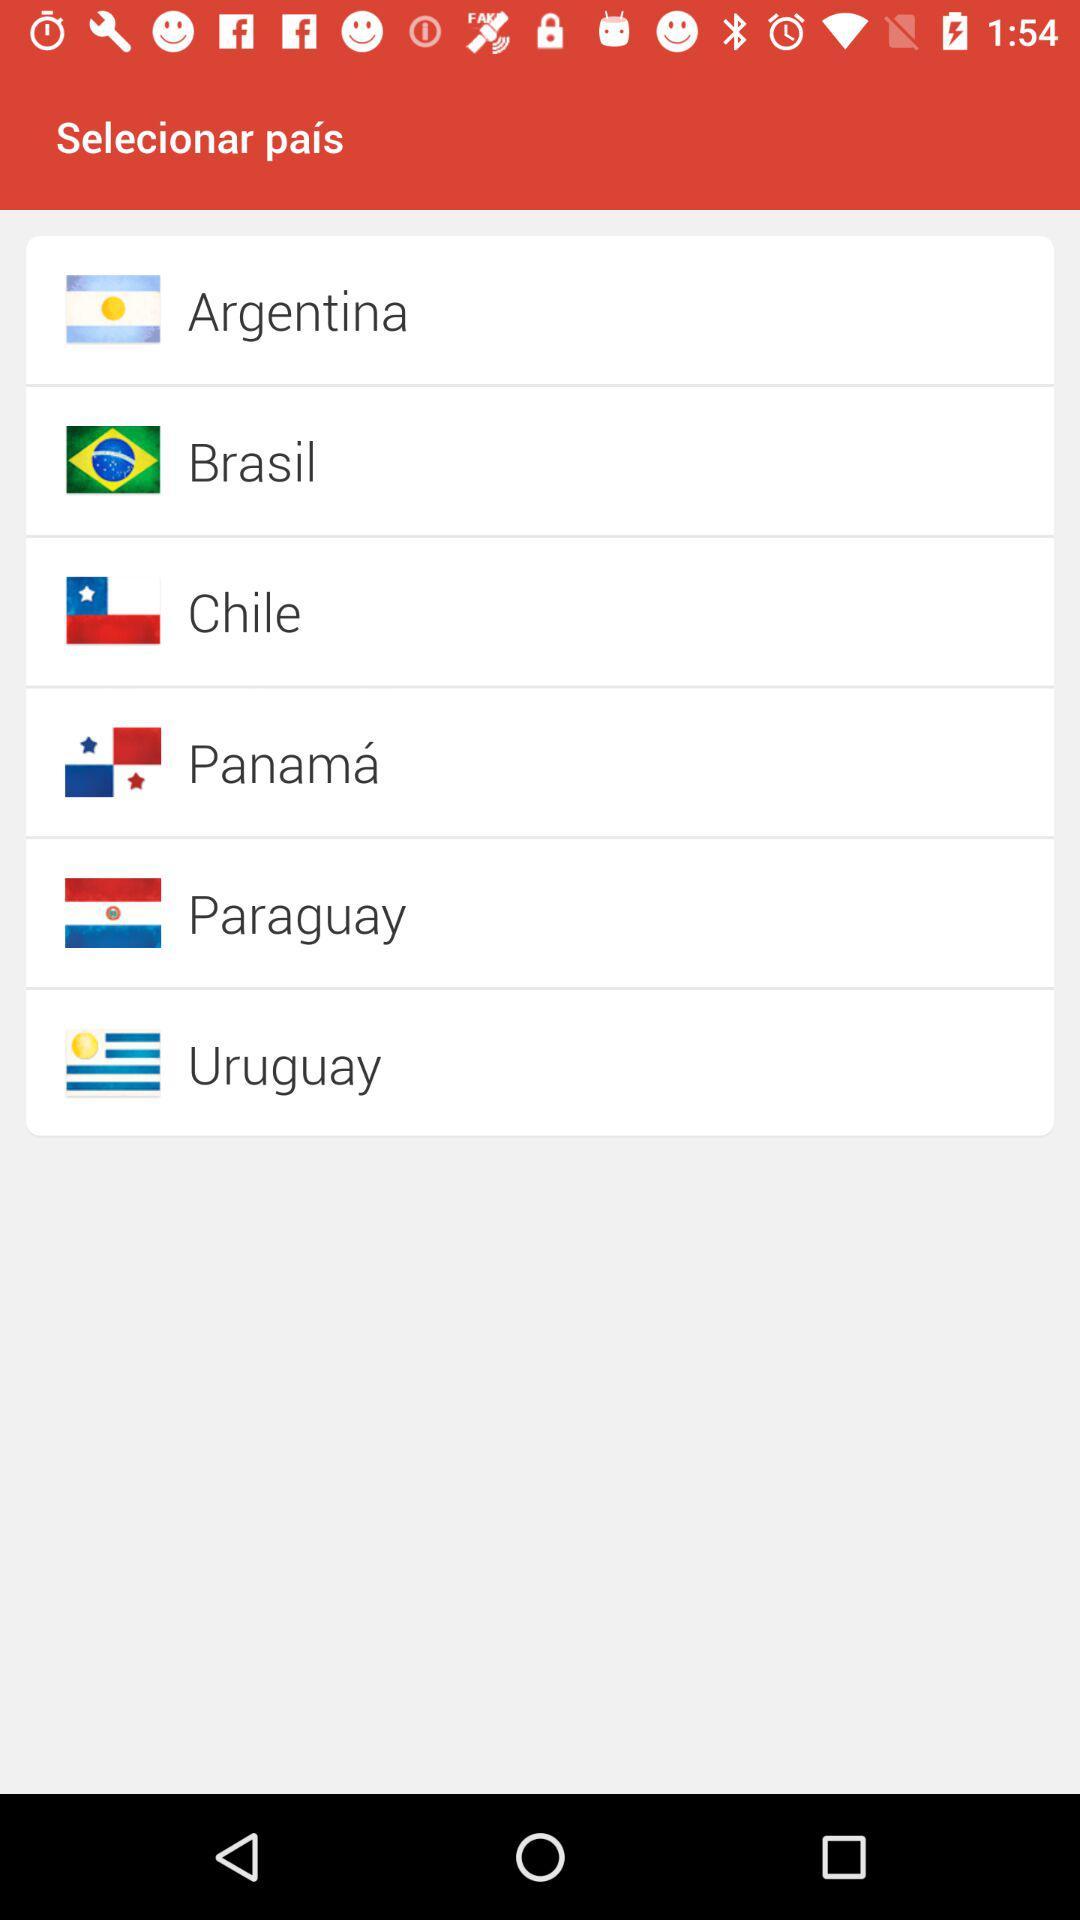  What do you see at coordinates (469, 761) in the screenshot?
I see `item below chile item` at bounding box center [469, 761].